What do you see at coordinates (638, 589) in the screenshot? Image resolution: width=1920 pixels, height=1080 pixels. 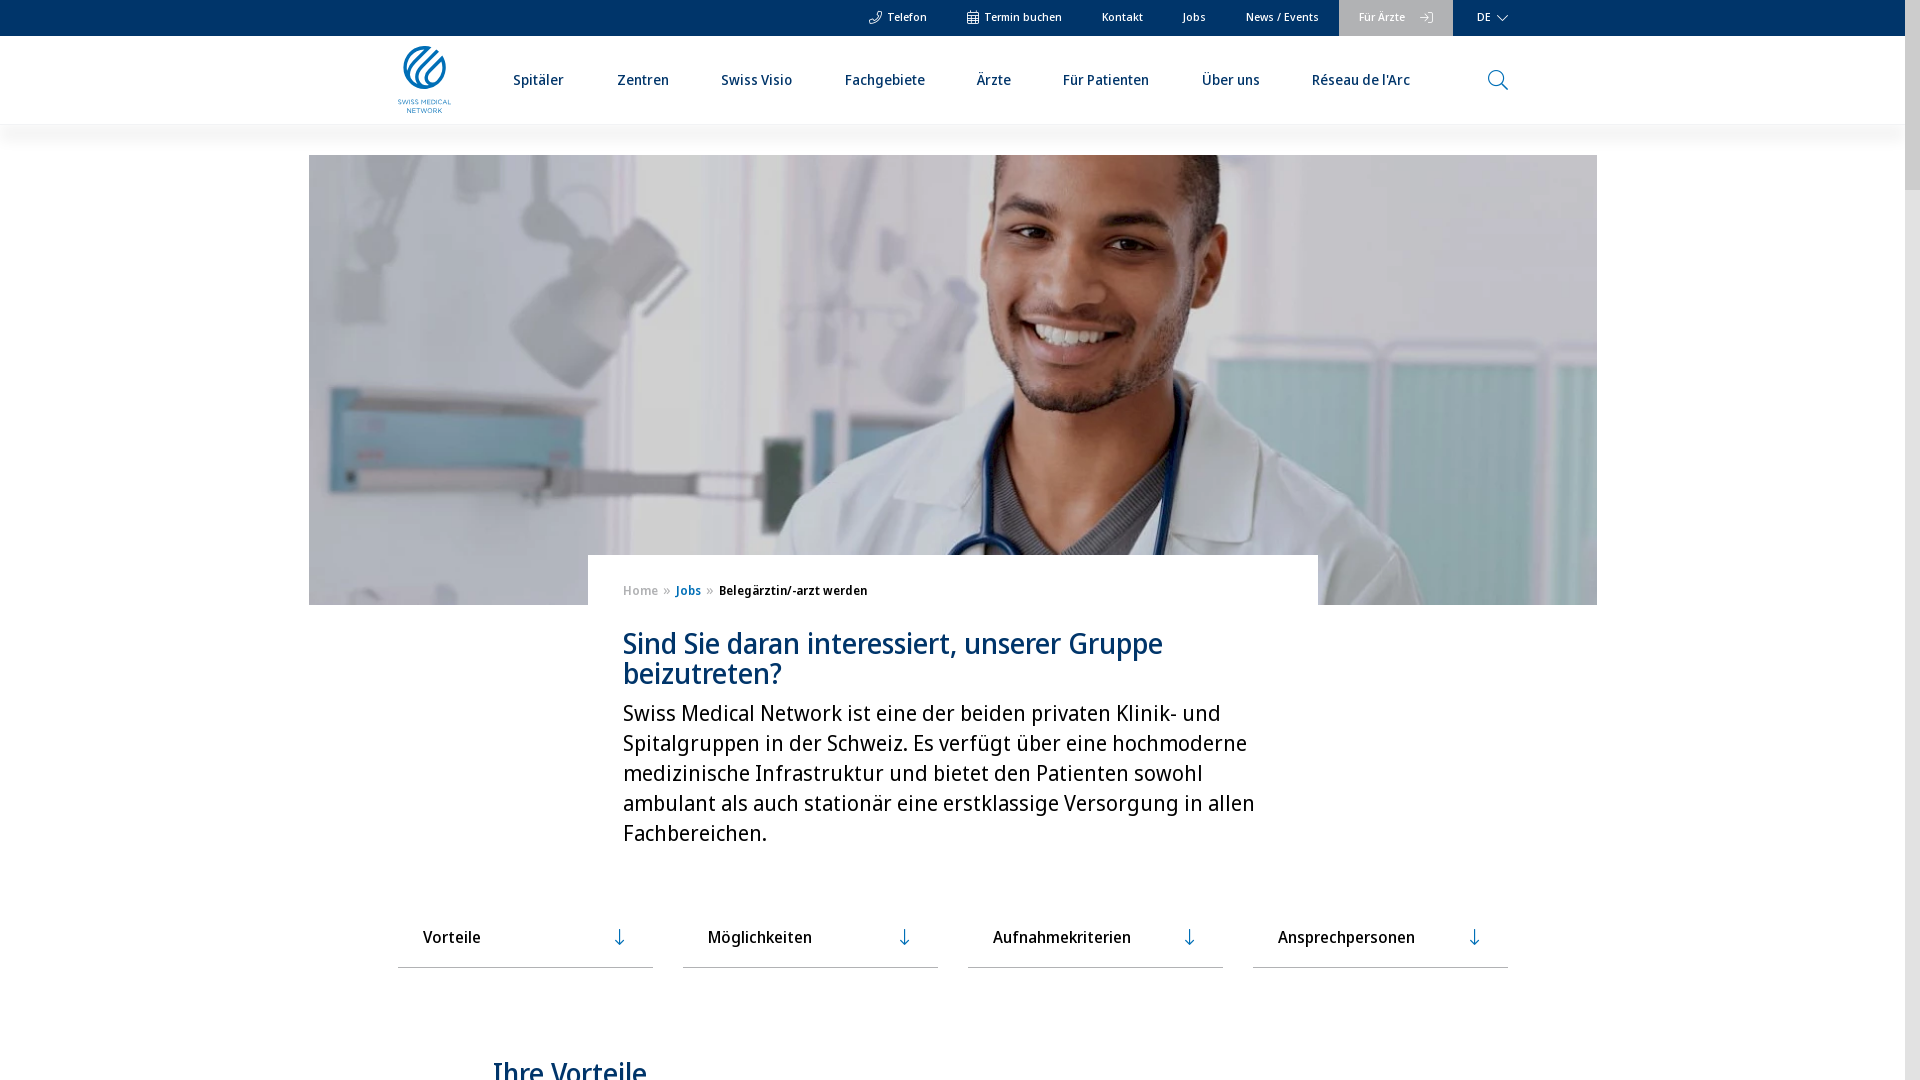 I see `'Home'` at bounding box center [638, 589].